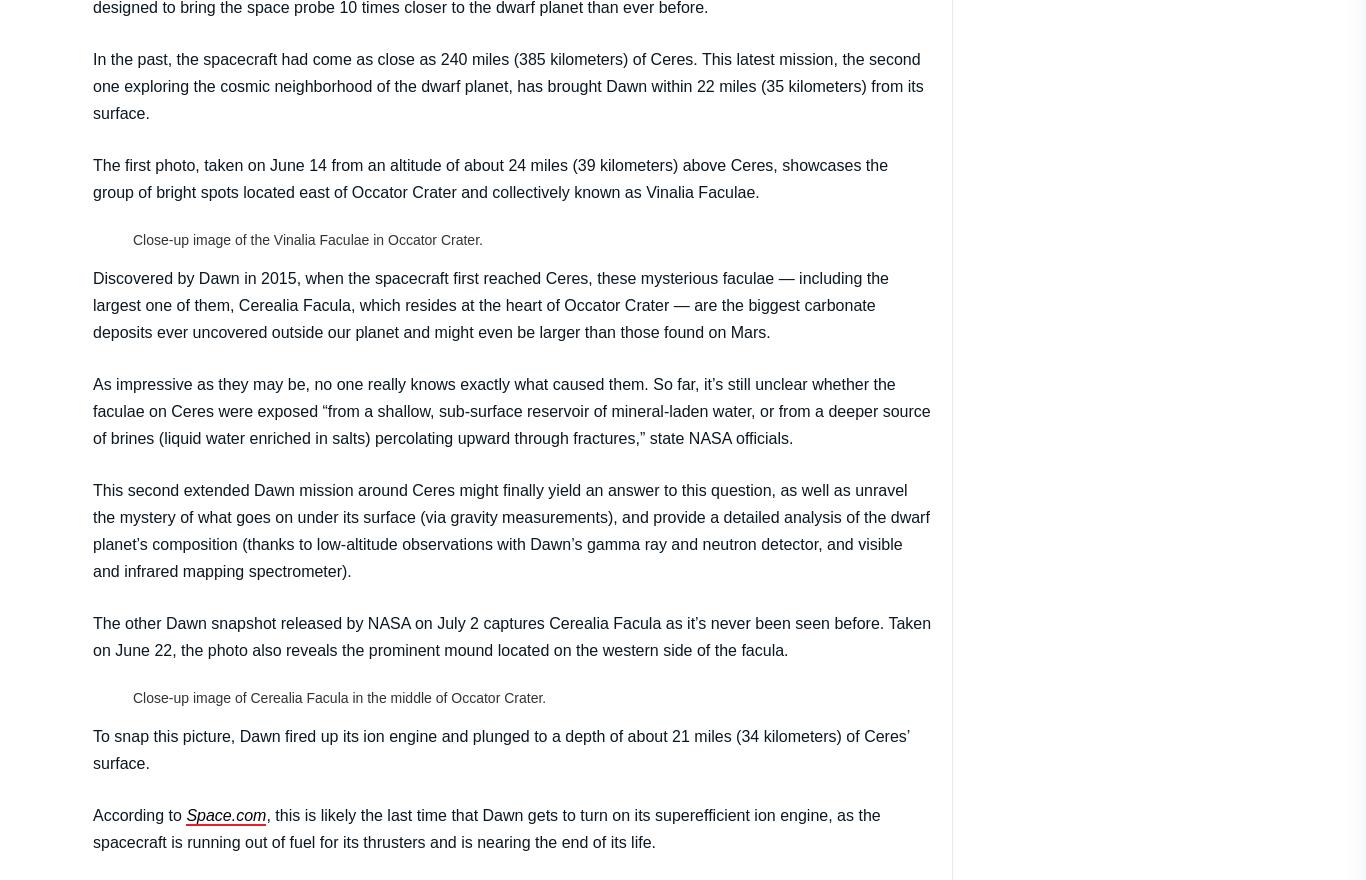  I want to click on 'As impressive as they may be, no one really knows exactly what caused them. So far, it’s still unclear whether the faculae on Ceres were exposed “from a shallow, sub-surface reservoir of mineral-laden water, or from a deeper source of brines (liquid water enriched in salts) percolating upward through fractures,” state NASA officials.', so click(511, 410).